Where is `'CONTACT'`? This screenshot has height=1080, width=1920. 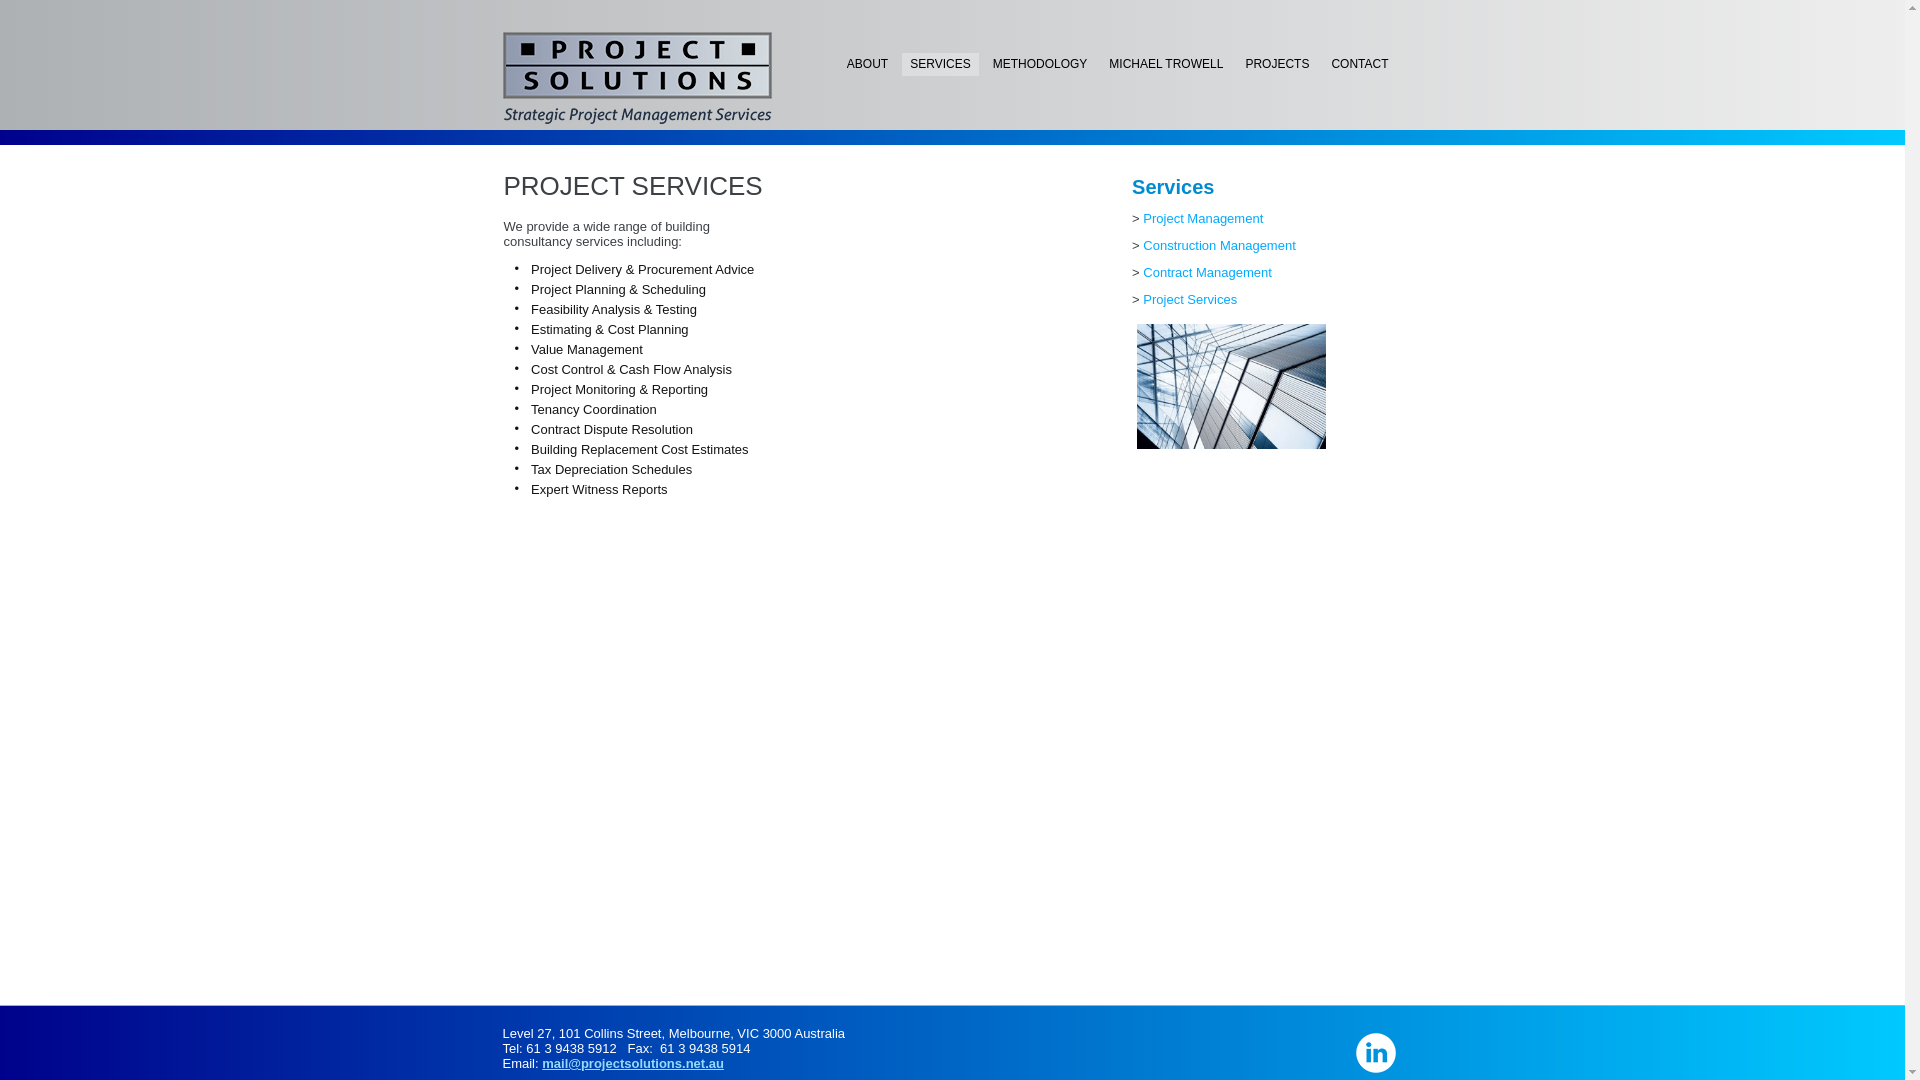
'CONTACT' is located at coordinates (1323, 63).